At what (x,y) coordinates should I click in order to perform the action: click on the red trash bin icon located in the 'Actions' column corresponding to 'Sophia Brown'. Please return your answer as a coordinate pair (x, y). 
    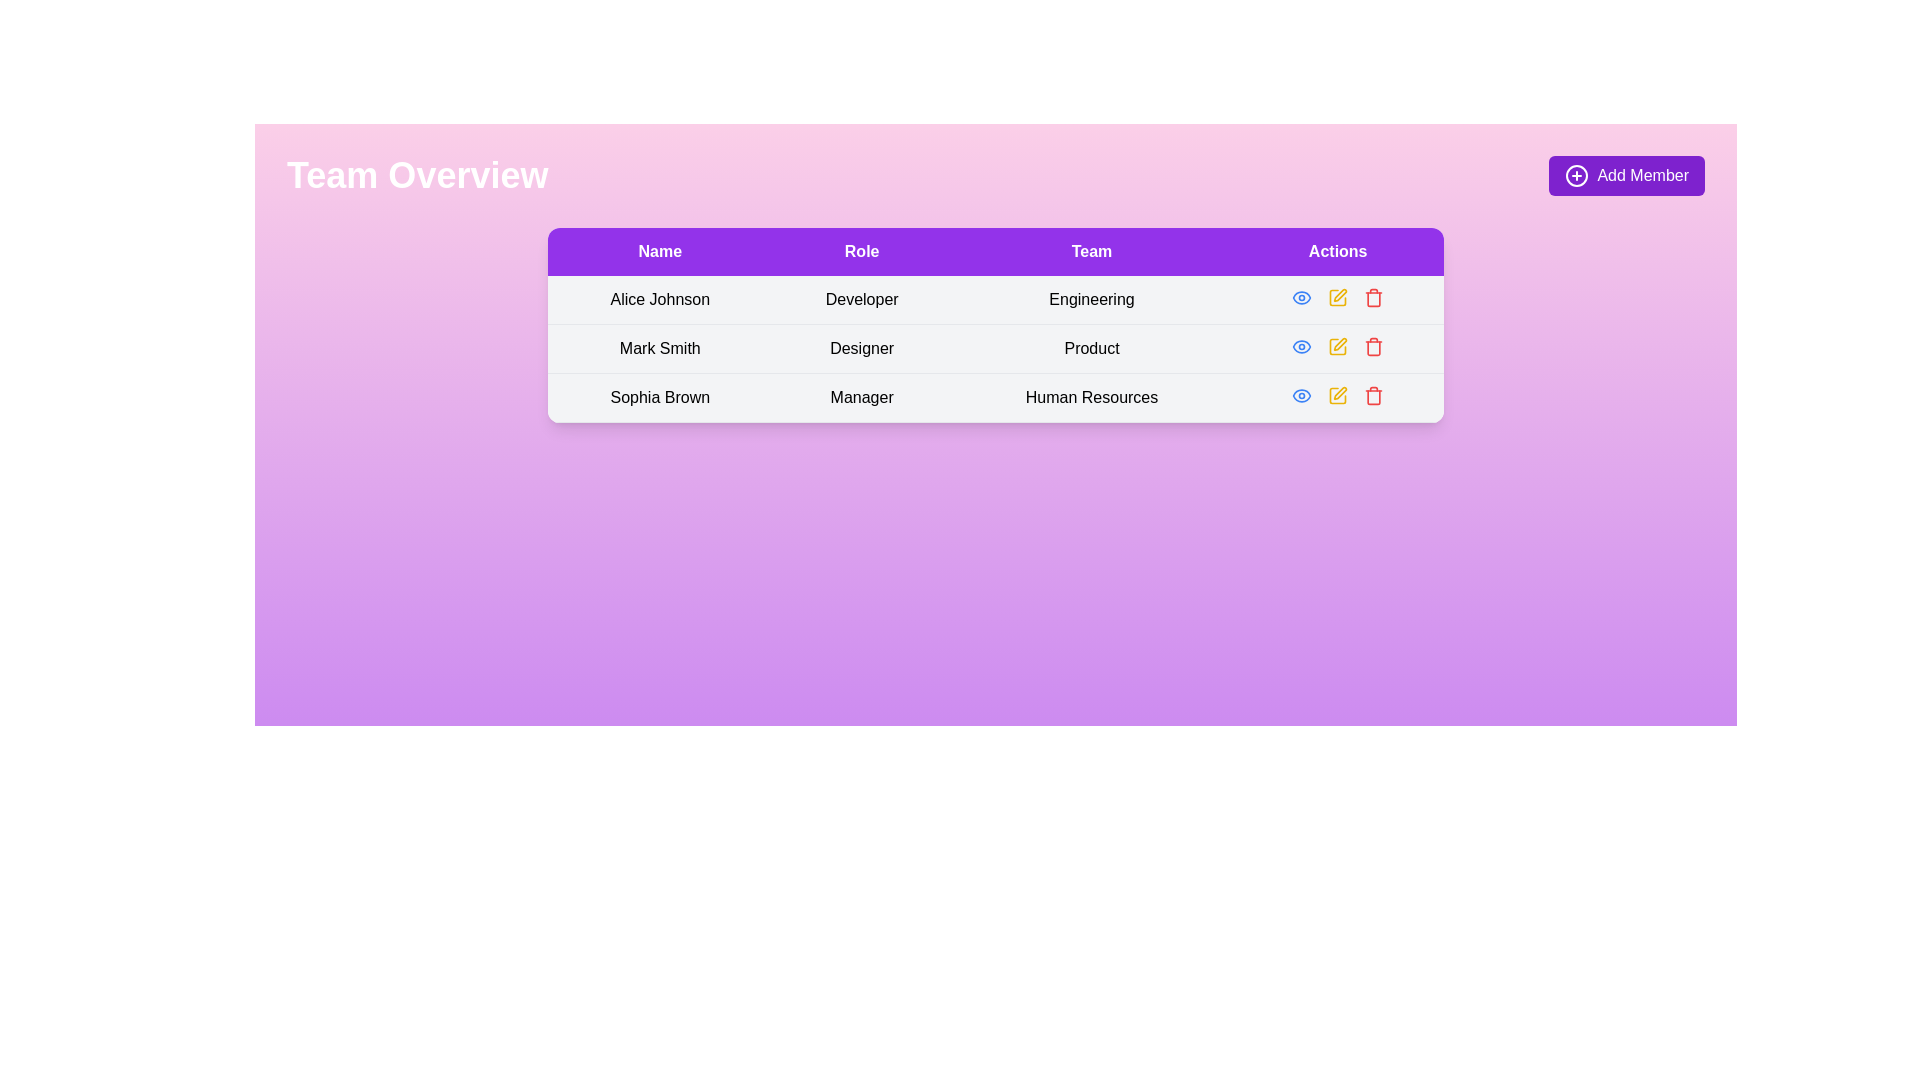
    Looking at the image, I should click on (1373, 396).